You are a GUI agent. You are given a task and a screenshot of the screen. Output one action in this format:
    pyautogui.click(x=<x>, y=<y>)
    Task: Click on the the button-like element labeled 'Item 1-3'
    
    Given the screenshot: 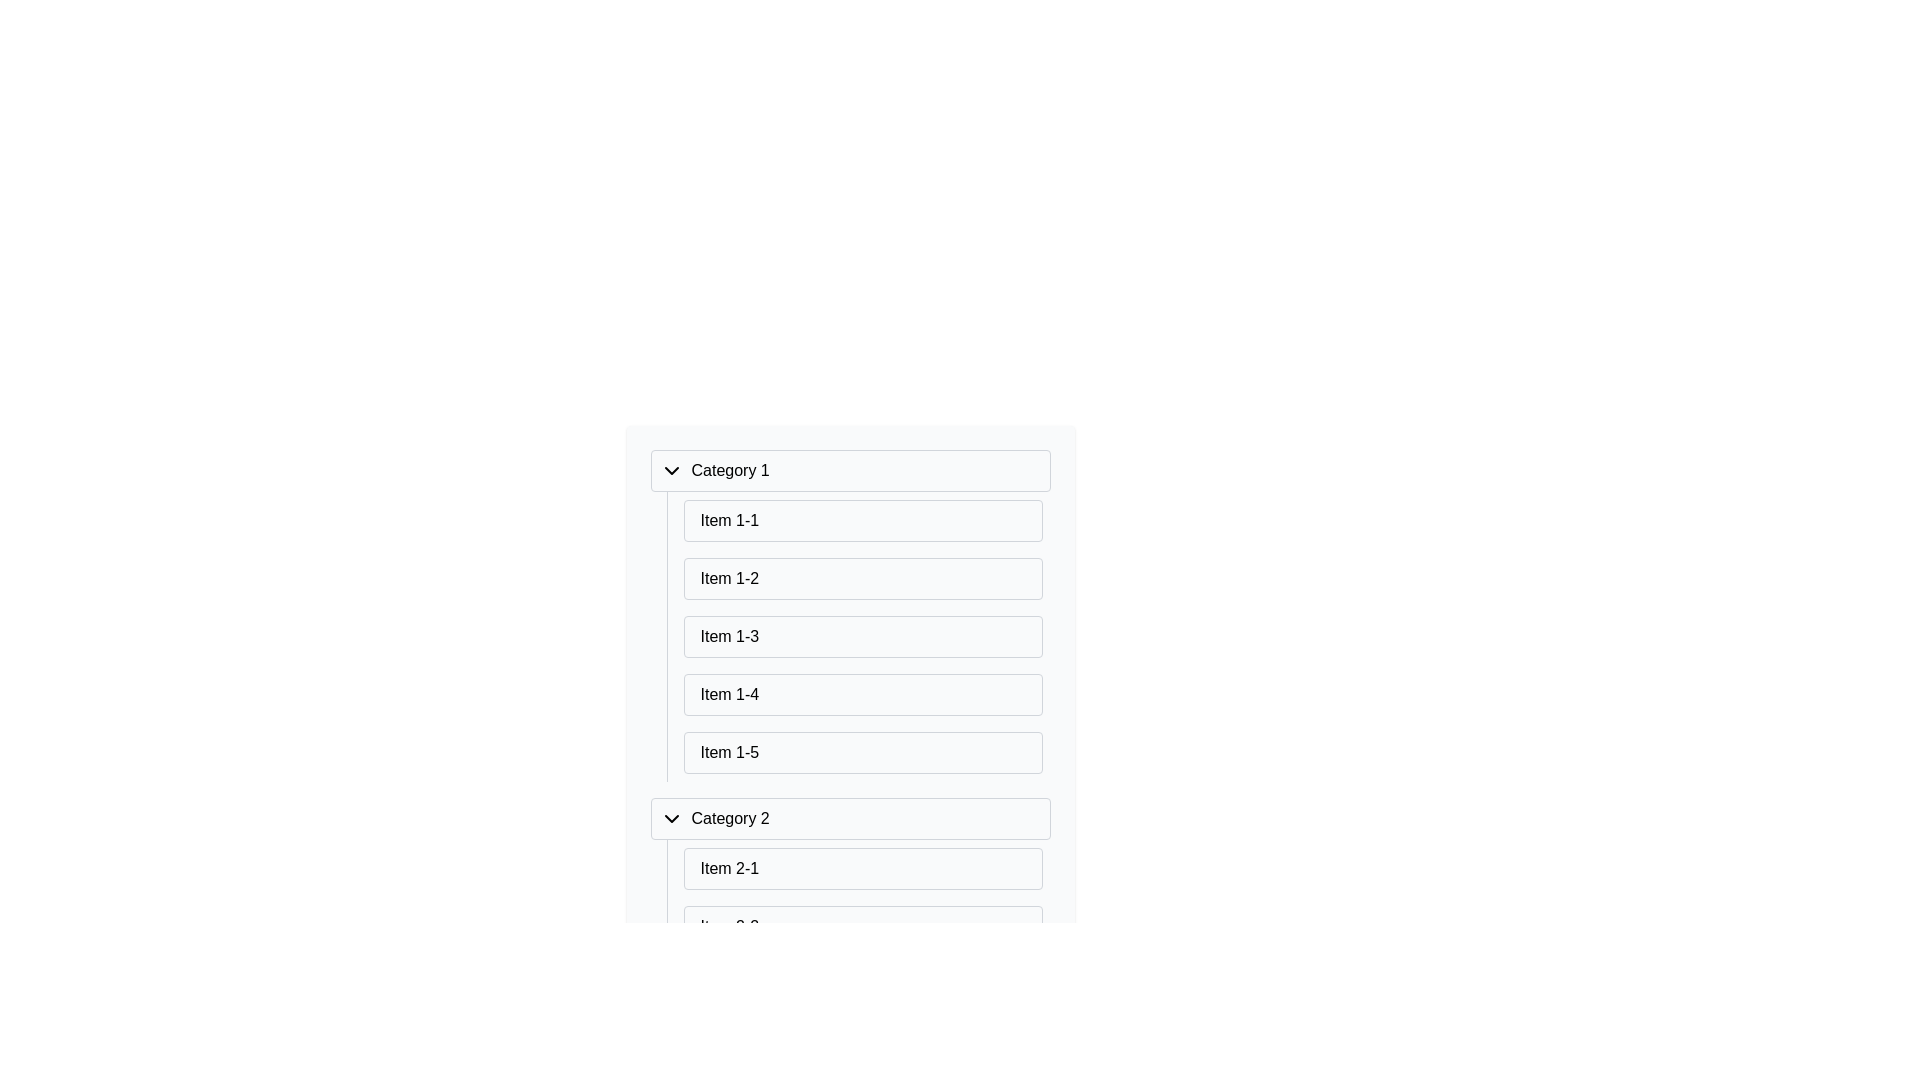 What is the action you would take?
    pyautogui.click(x=863, y=636)
    